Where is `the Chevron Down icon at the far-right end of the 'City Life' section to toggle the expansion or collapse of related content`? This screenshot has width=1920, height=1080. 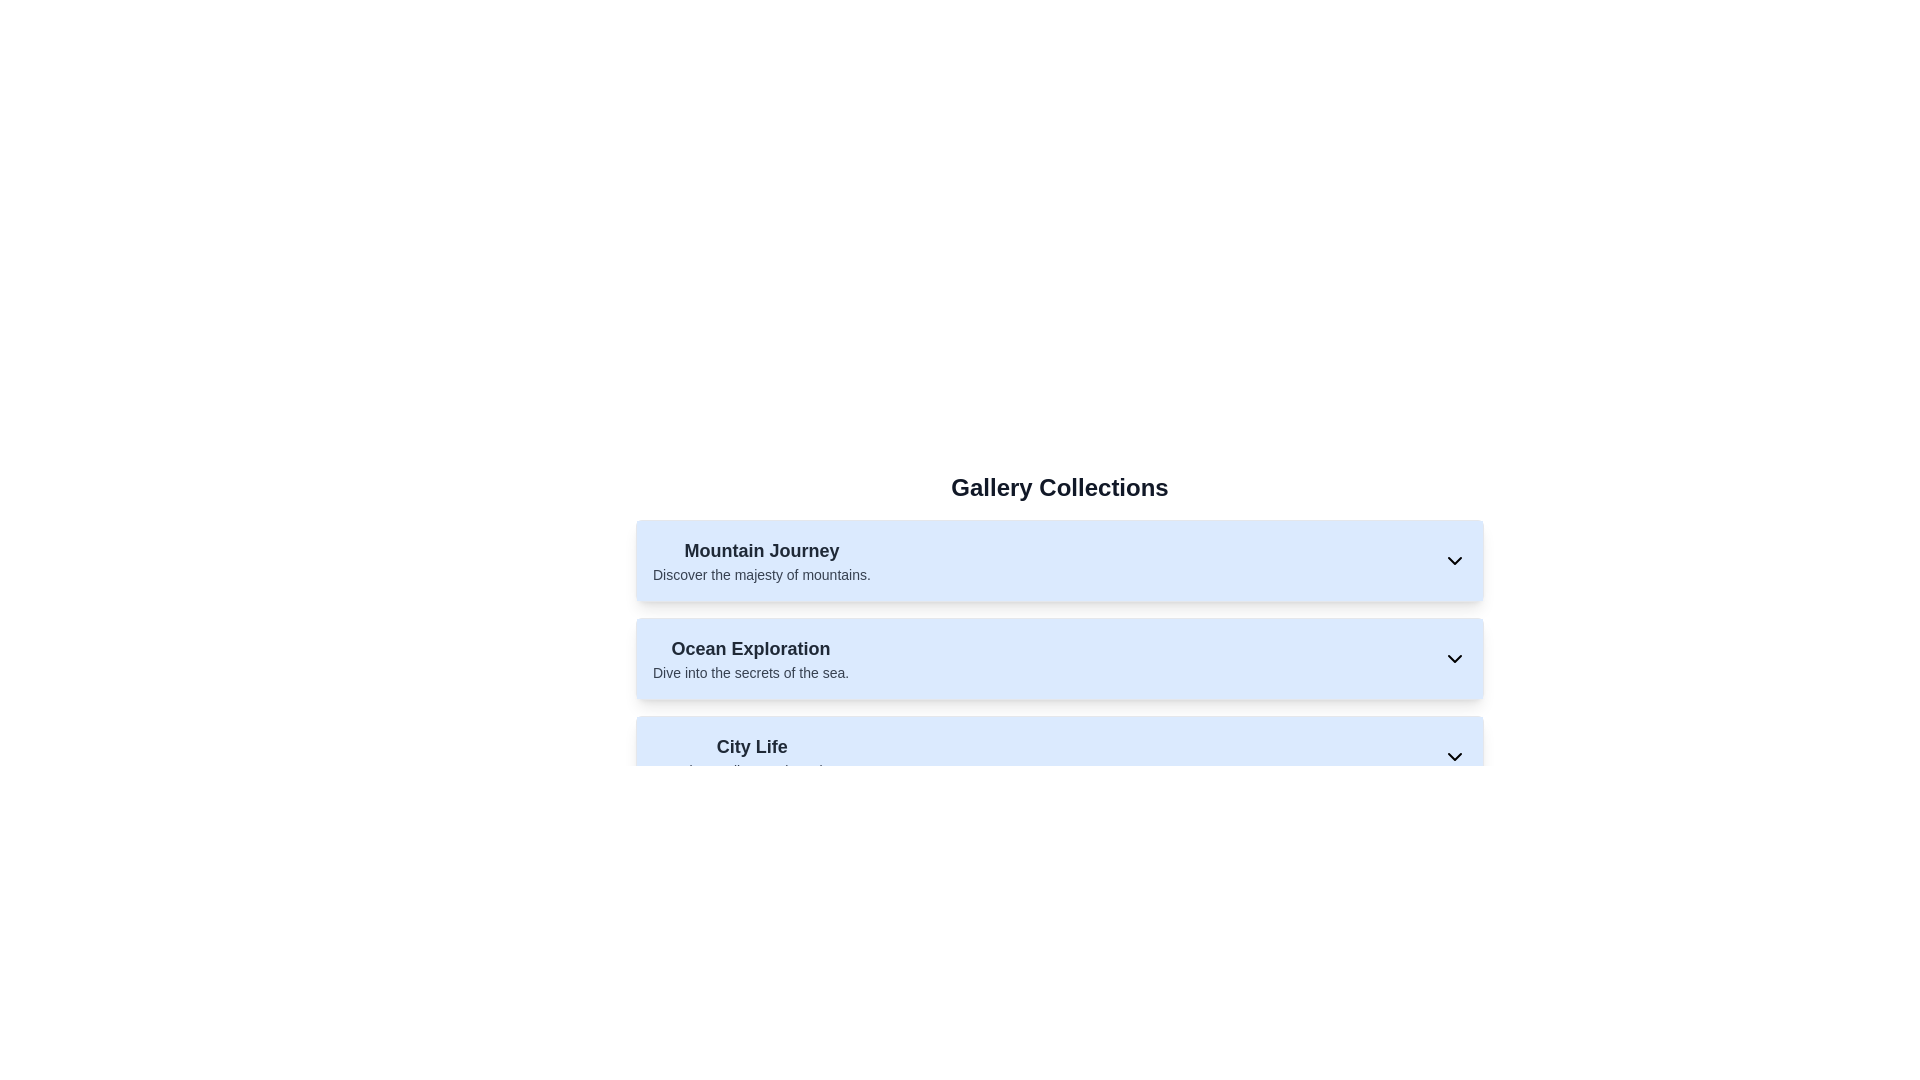
the Chevron Down icon at the far-right end of the 'City Life' section to toggle the expansion or collapse of related content is located at coordinates (1454, 756).